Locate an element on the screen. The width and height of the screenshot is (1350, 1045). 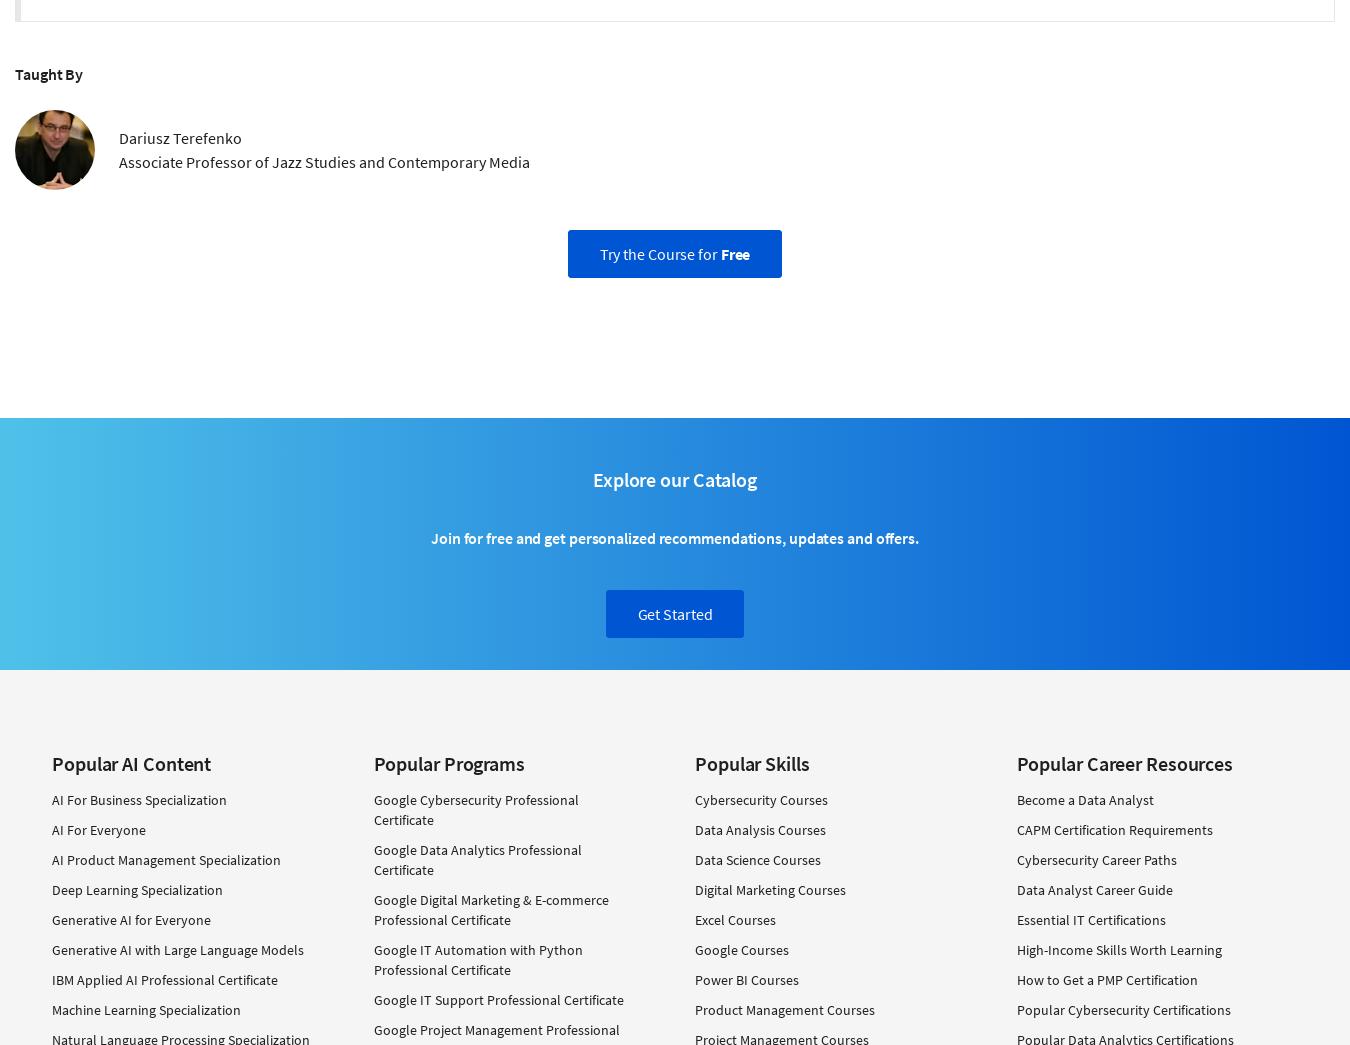
'Data Science Courses' is located at coordinates (757, 857).